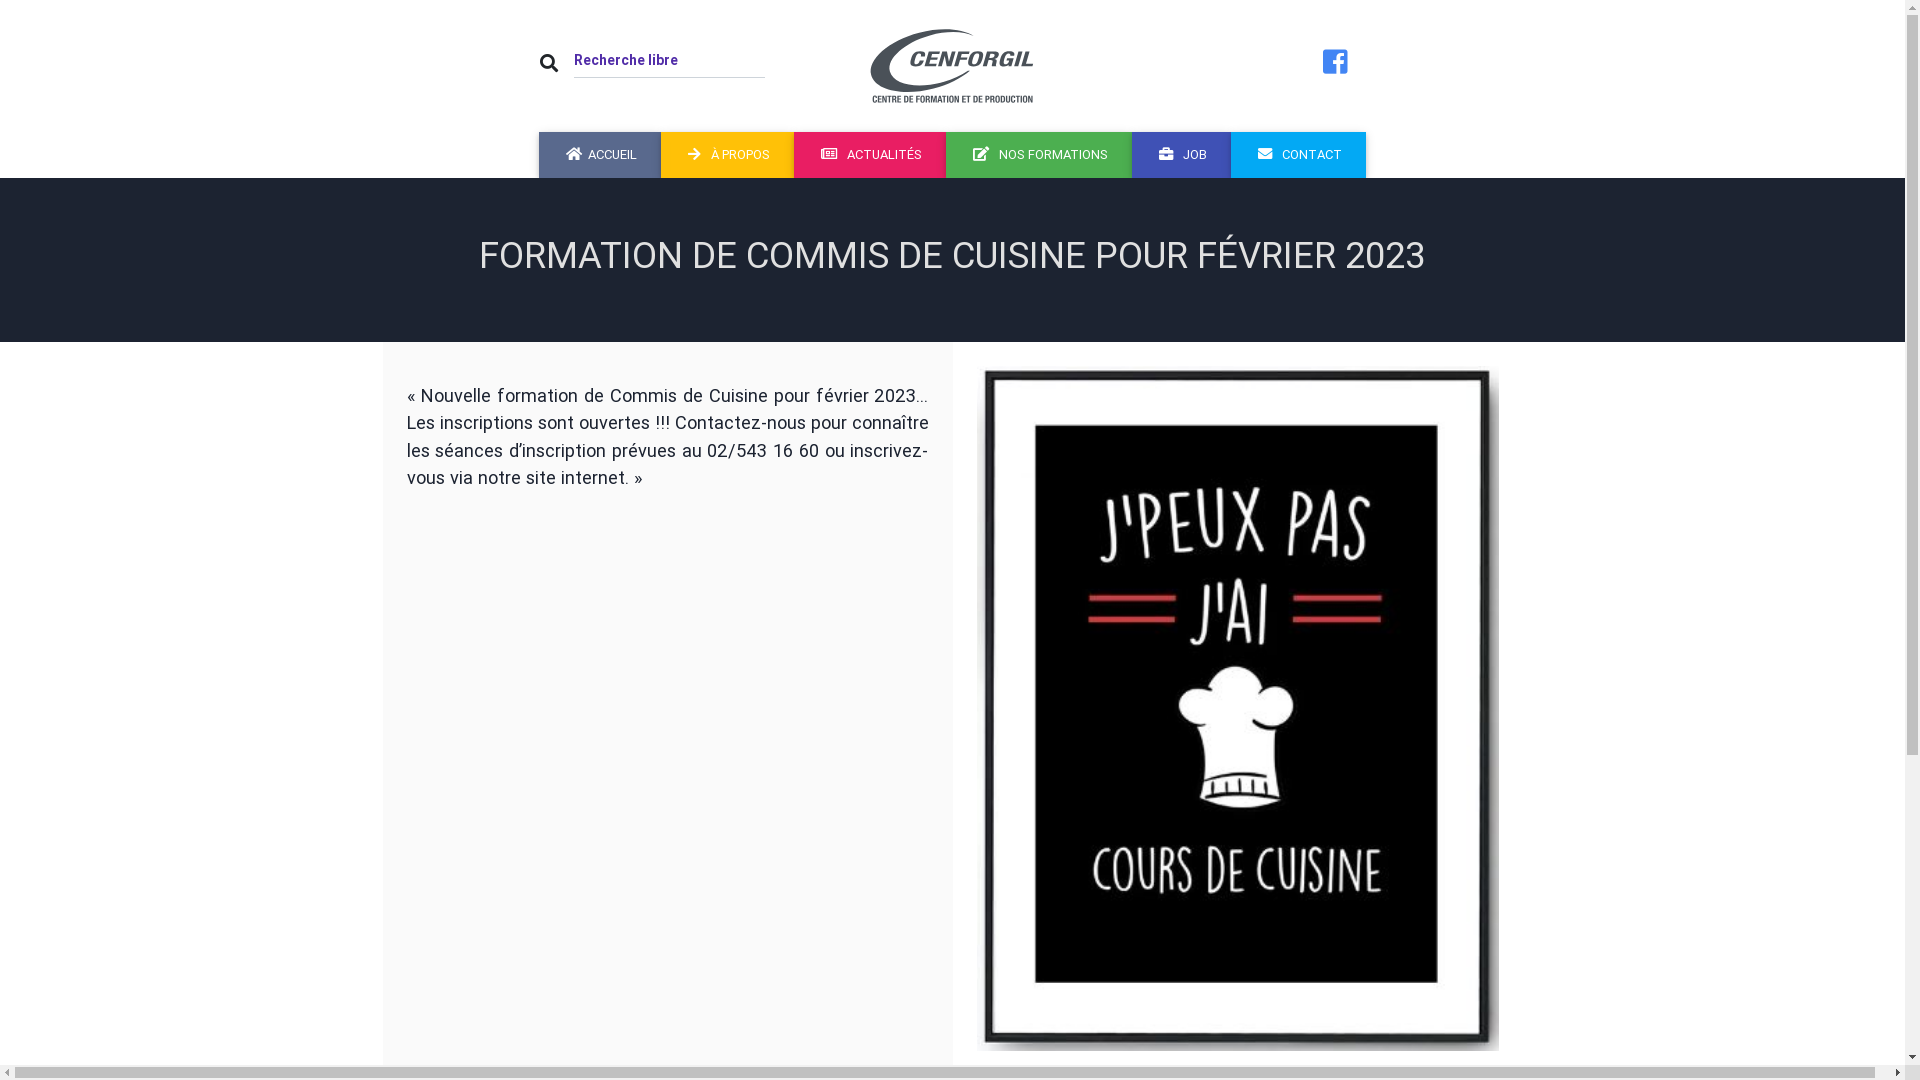 The image size is (1920, 1080). What do you see at coordinates (1181, 153) in the screenshot?
I see `'JOB'` at bounding box center [1181, 153].